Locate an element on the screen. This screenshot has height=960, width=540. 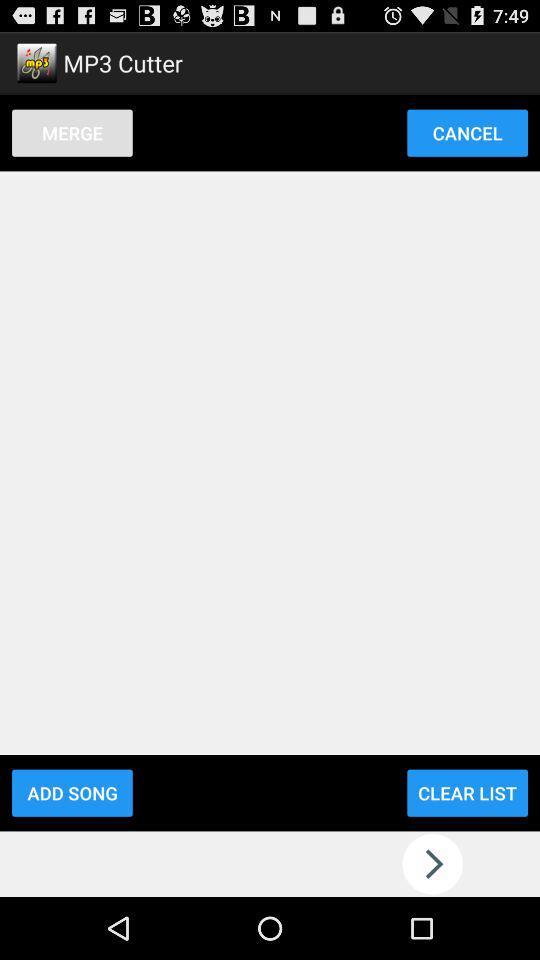
item to the left of clear list button is located at coordinates (71, 793).